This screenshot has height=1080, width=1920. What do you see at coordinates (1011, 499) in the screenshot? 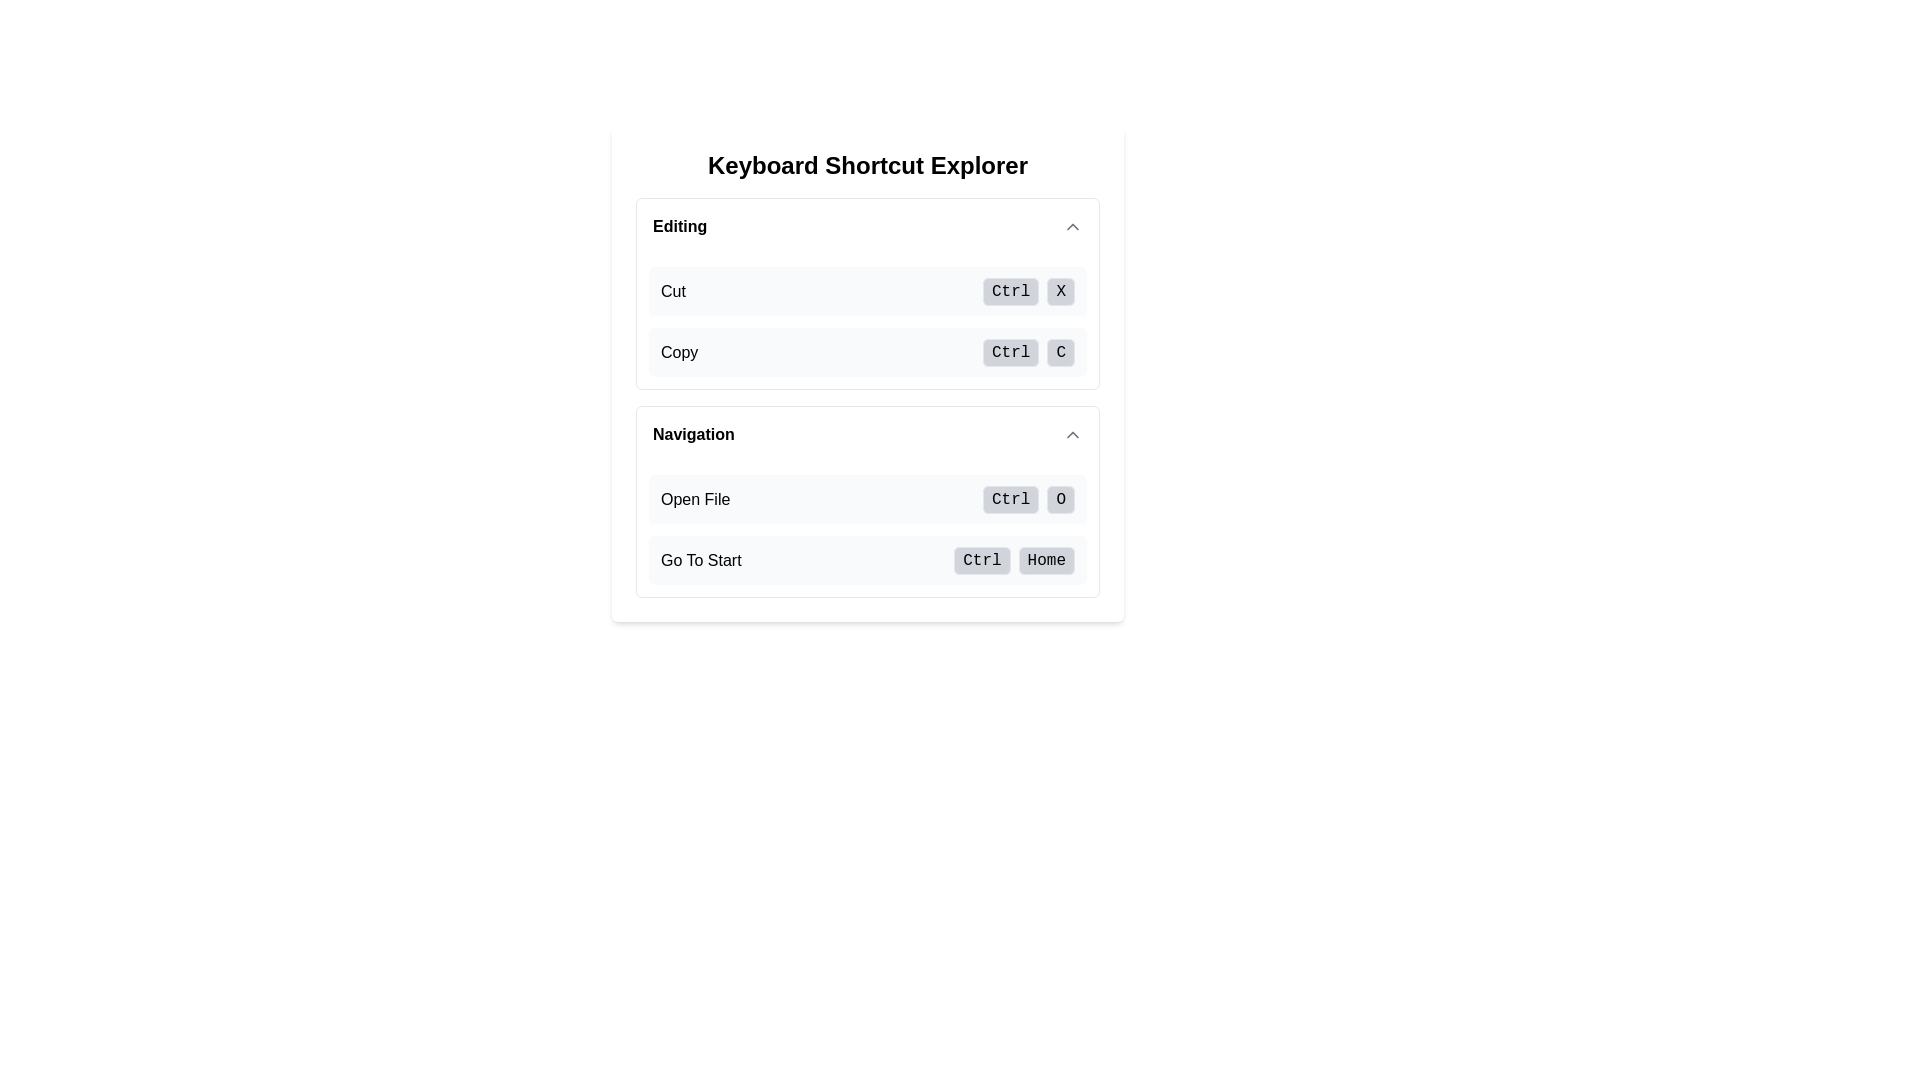
I see `the rectangular button-like component labeled 'Ctrl' with a light gray background and bold black font, located in the 'Navigation' section` at bounding box center [1011, 499].